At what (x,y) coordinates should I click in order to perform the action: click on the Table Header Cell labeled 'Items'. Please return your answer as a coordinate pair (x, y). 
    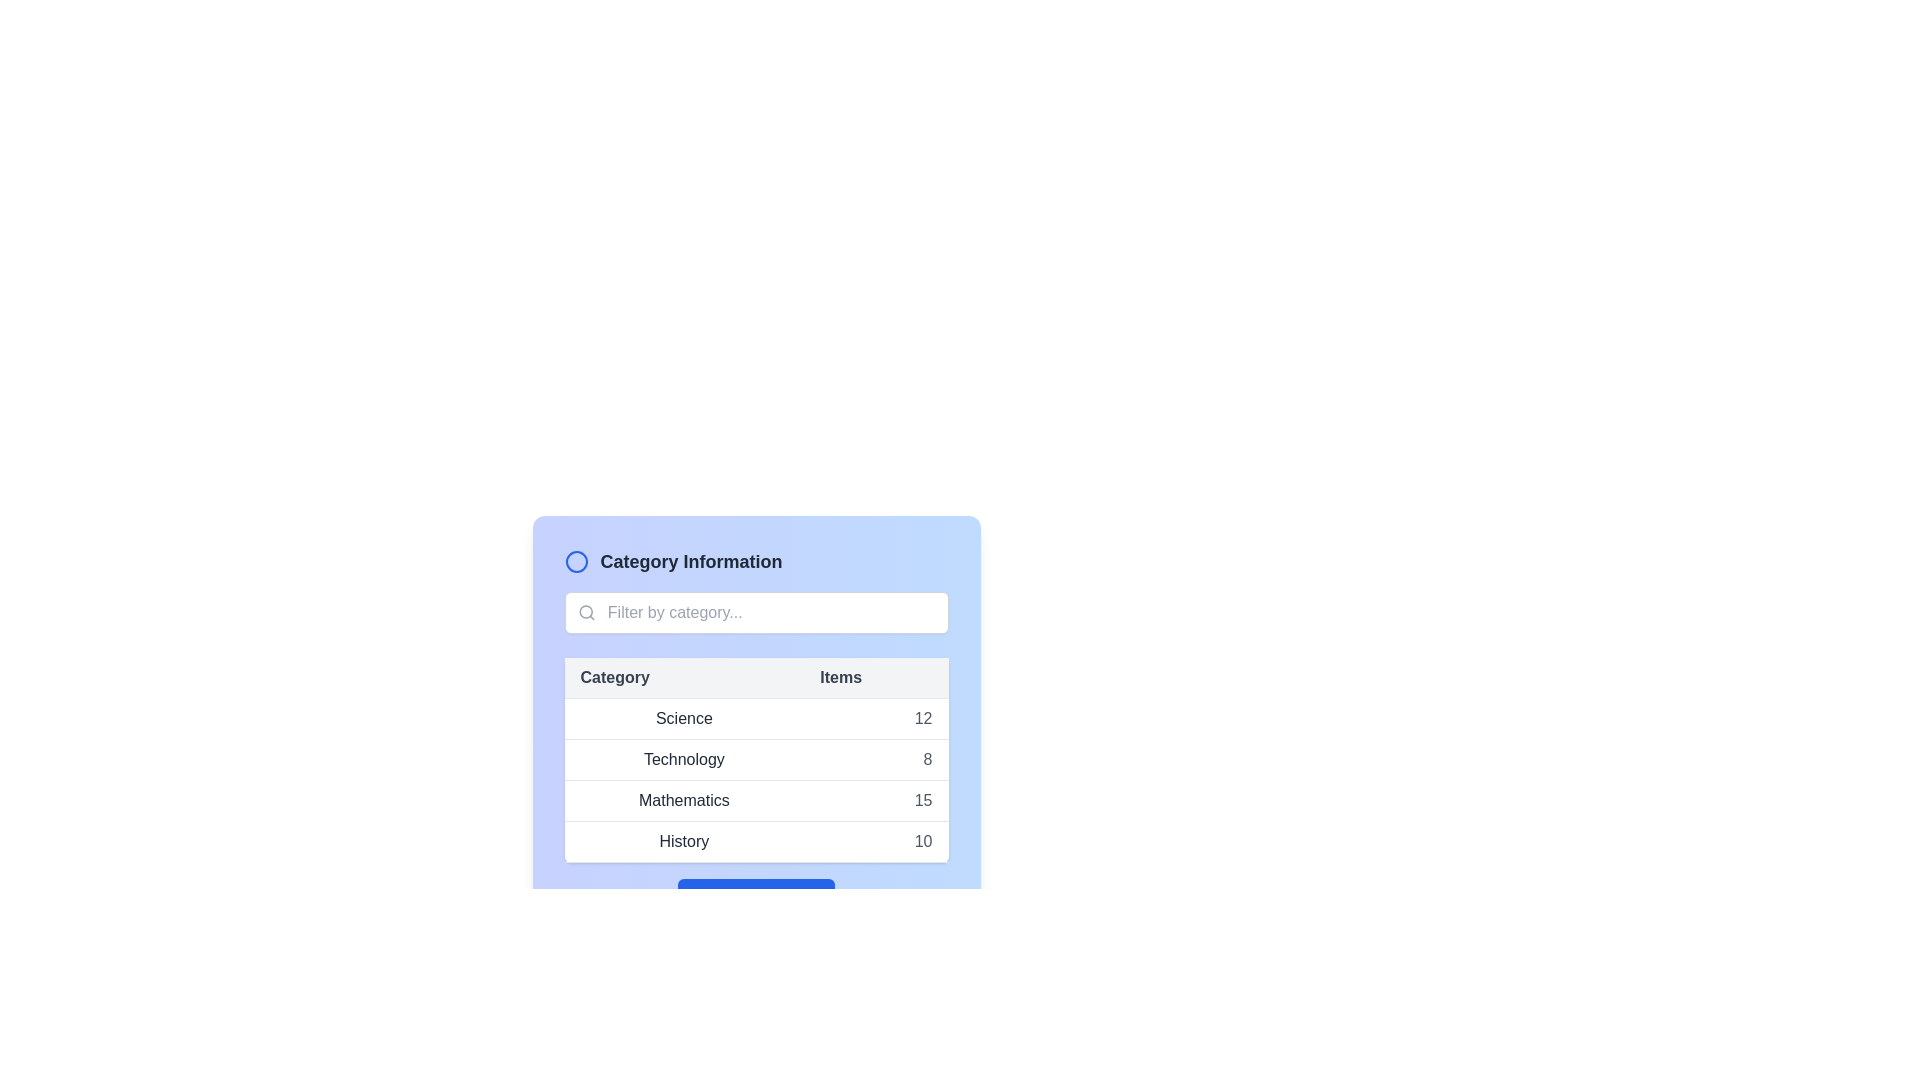
    Looking at the image, I should click on (876, 677).